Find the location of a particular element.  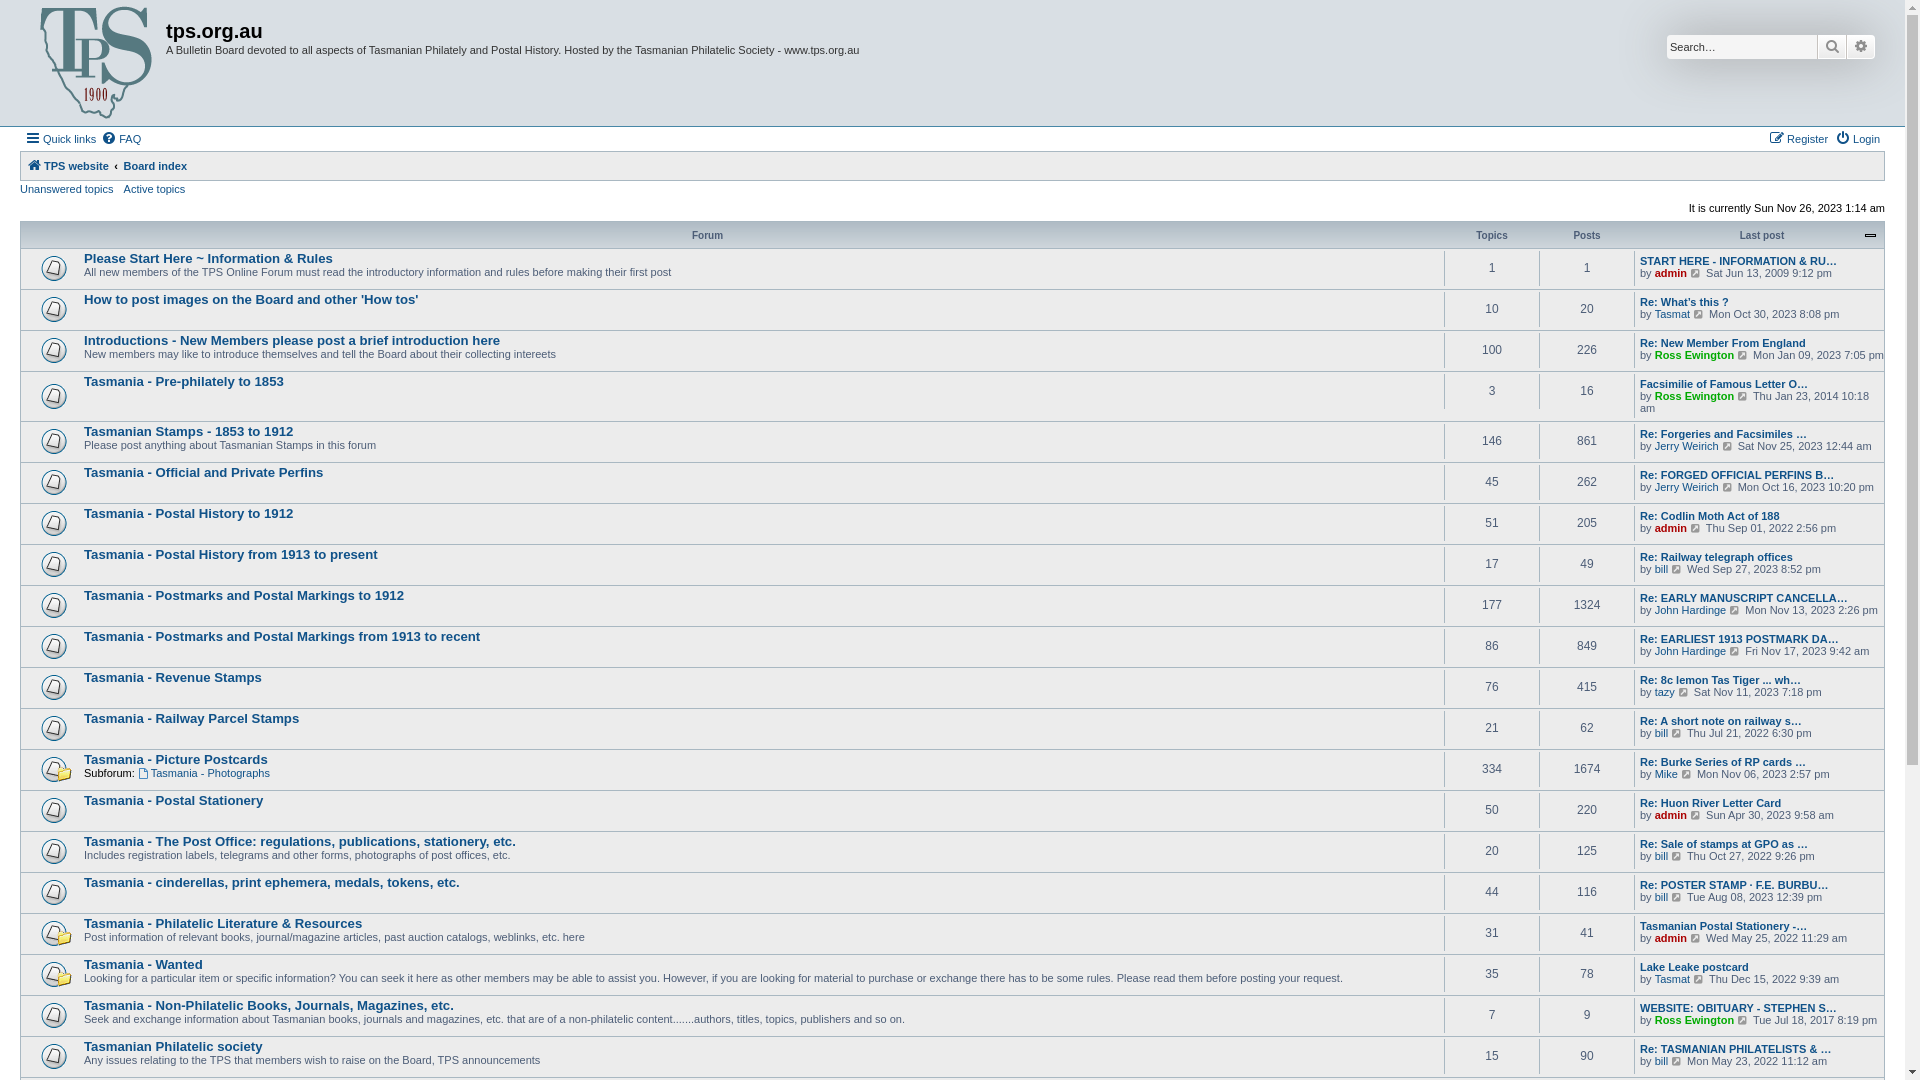

'Re: Huon River Letter Card' is located at coordinates (1709, 801).